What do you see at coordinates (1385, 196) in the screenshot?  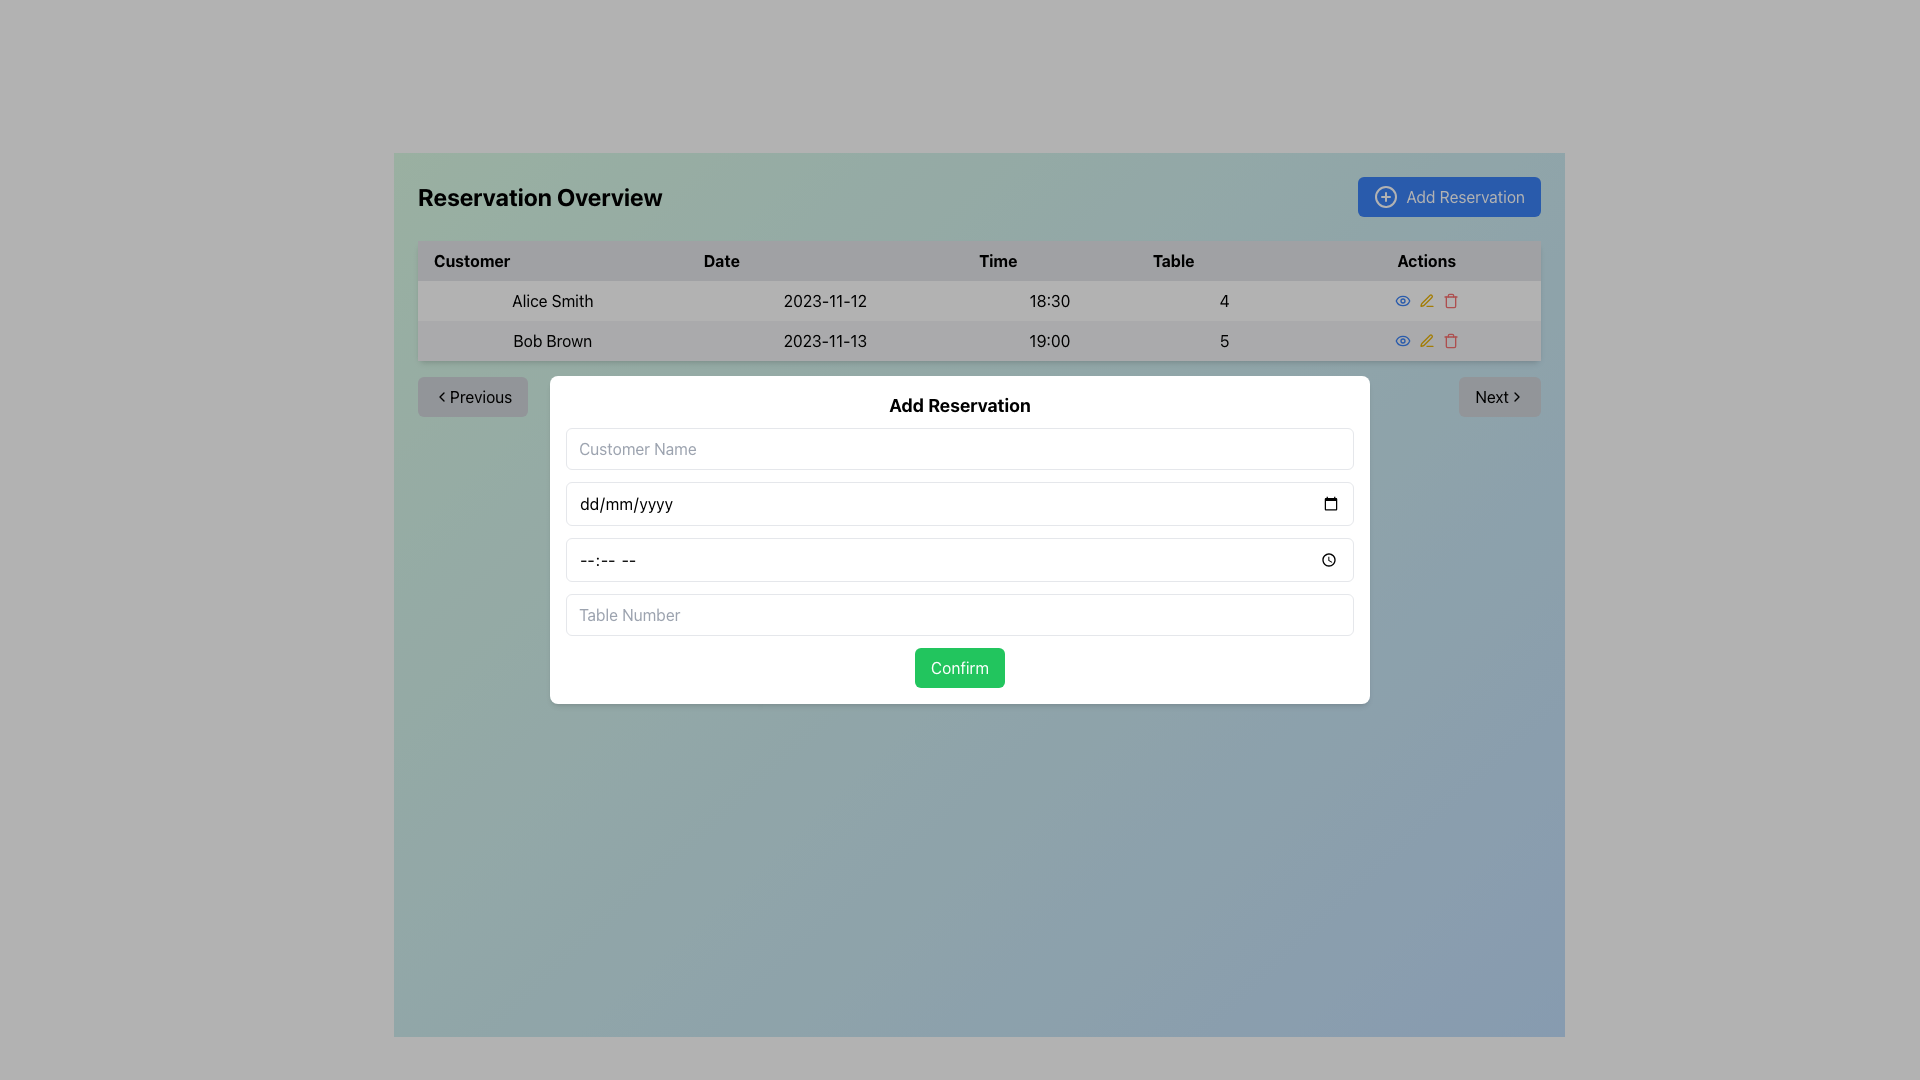 I see `the outermost SVG circle element of the 'Add Reservation' button located in the upper-right corner of the application's interface` at bounding box center [1385, 196].